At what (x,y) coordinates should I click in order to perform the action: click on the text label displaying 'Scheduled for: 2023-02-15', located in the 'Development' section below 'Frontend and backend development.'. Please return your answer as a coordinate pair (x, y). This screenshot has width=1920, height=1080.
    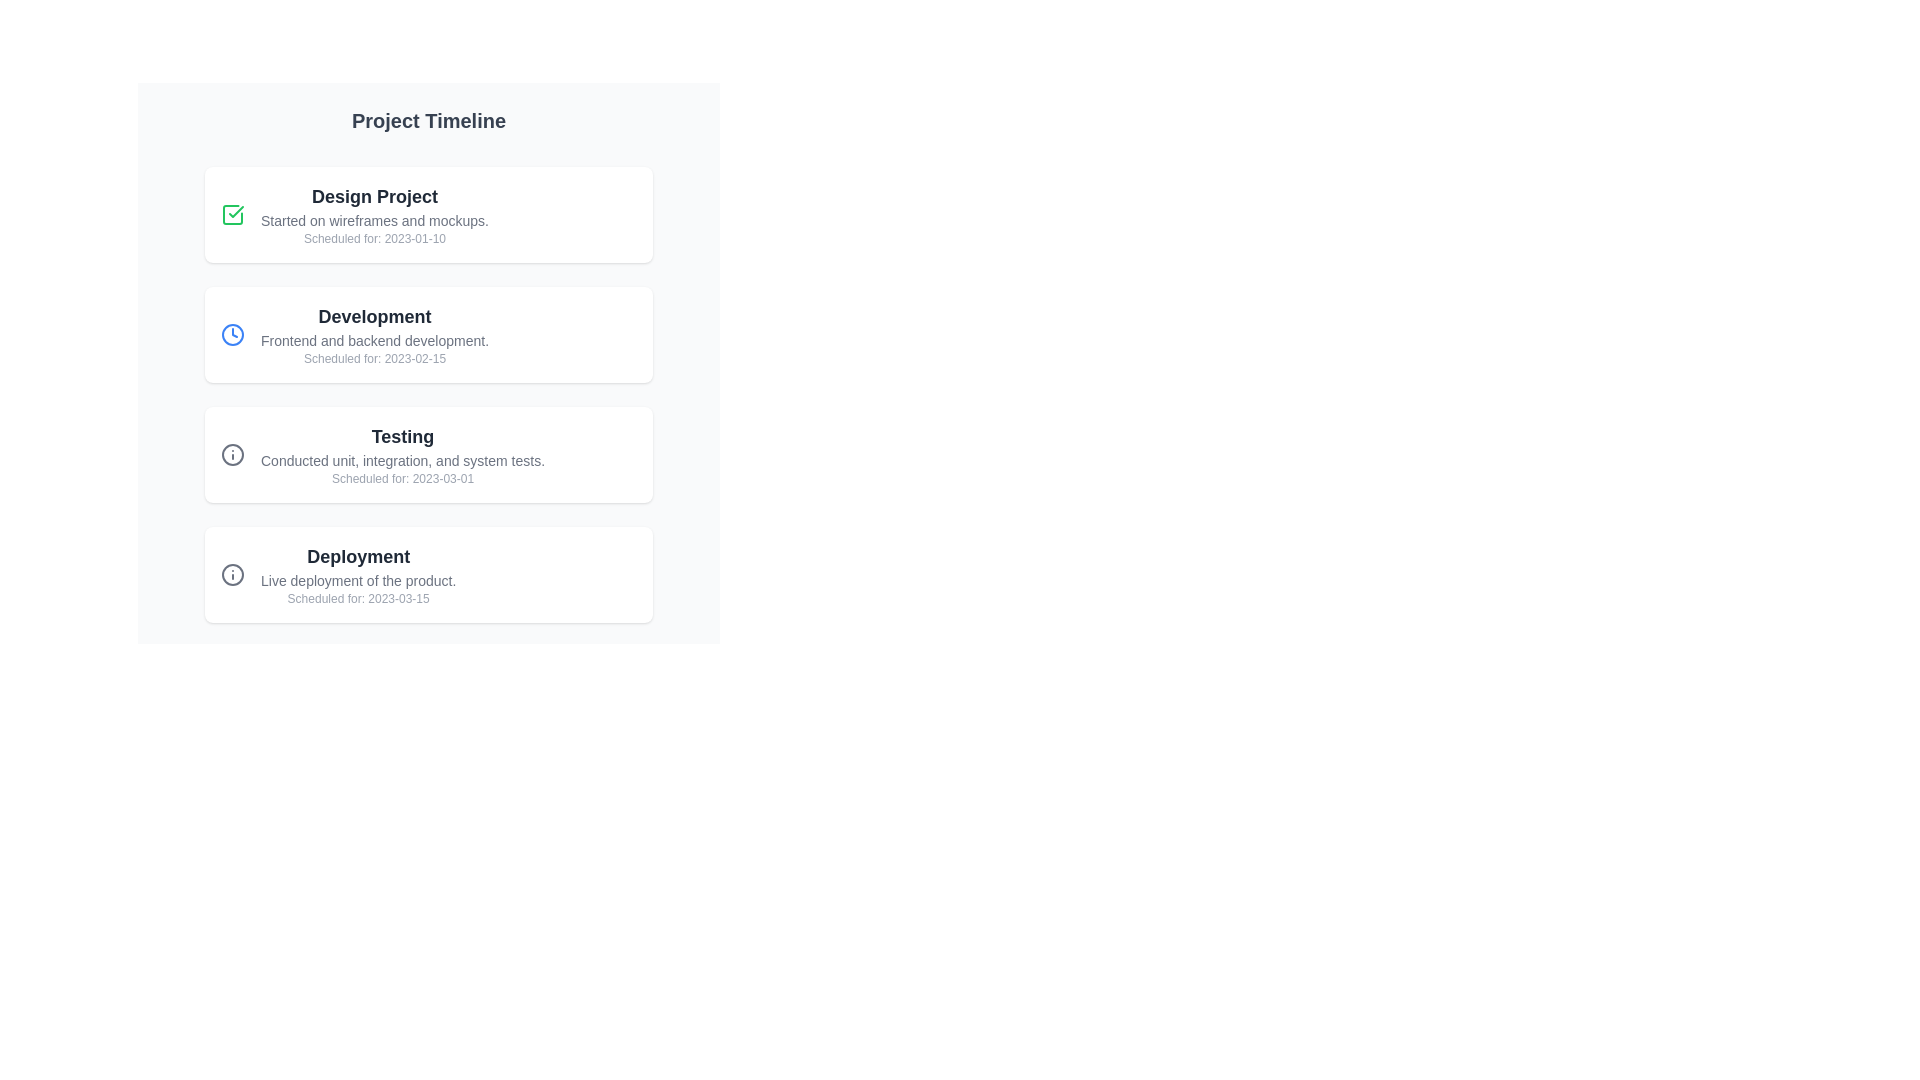
    Looking at the image, I should click on (374, 357).